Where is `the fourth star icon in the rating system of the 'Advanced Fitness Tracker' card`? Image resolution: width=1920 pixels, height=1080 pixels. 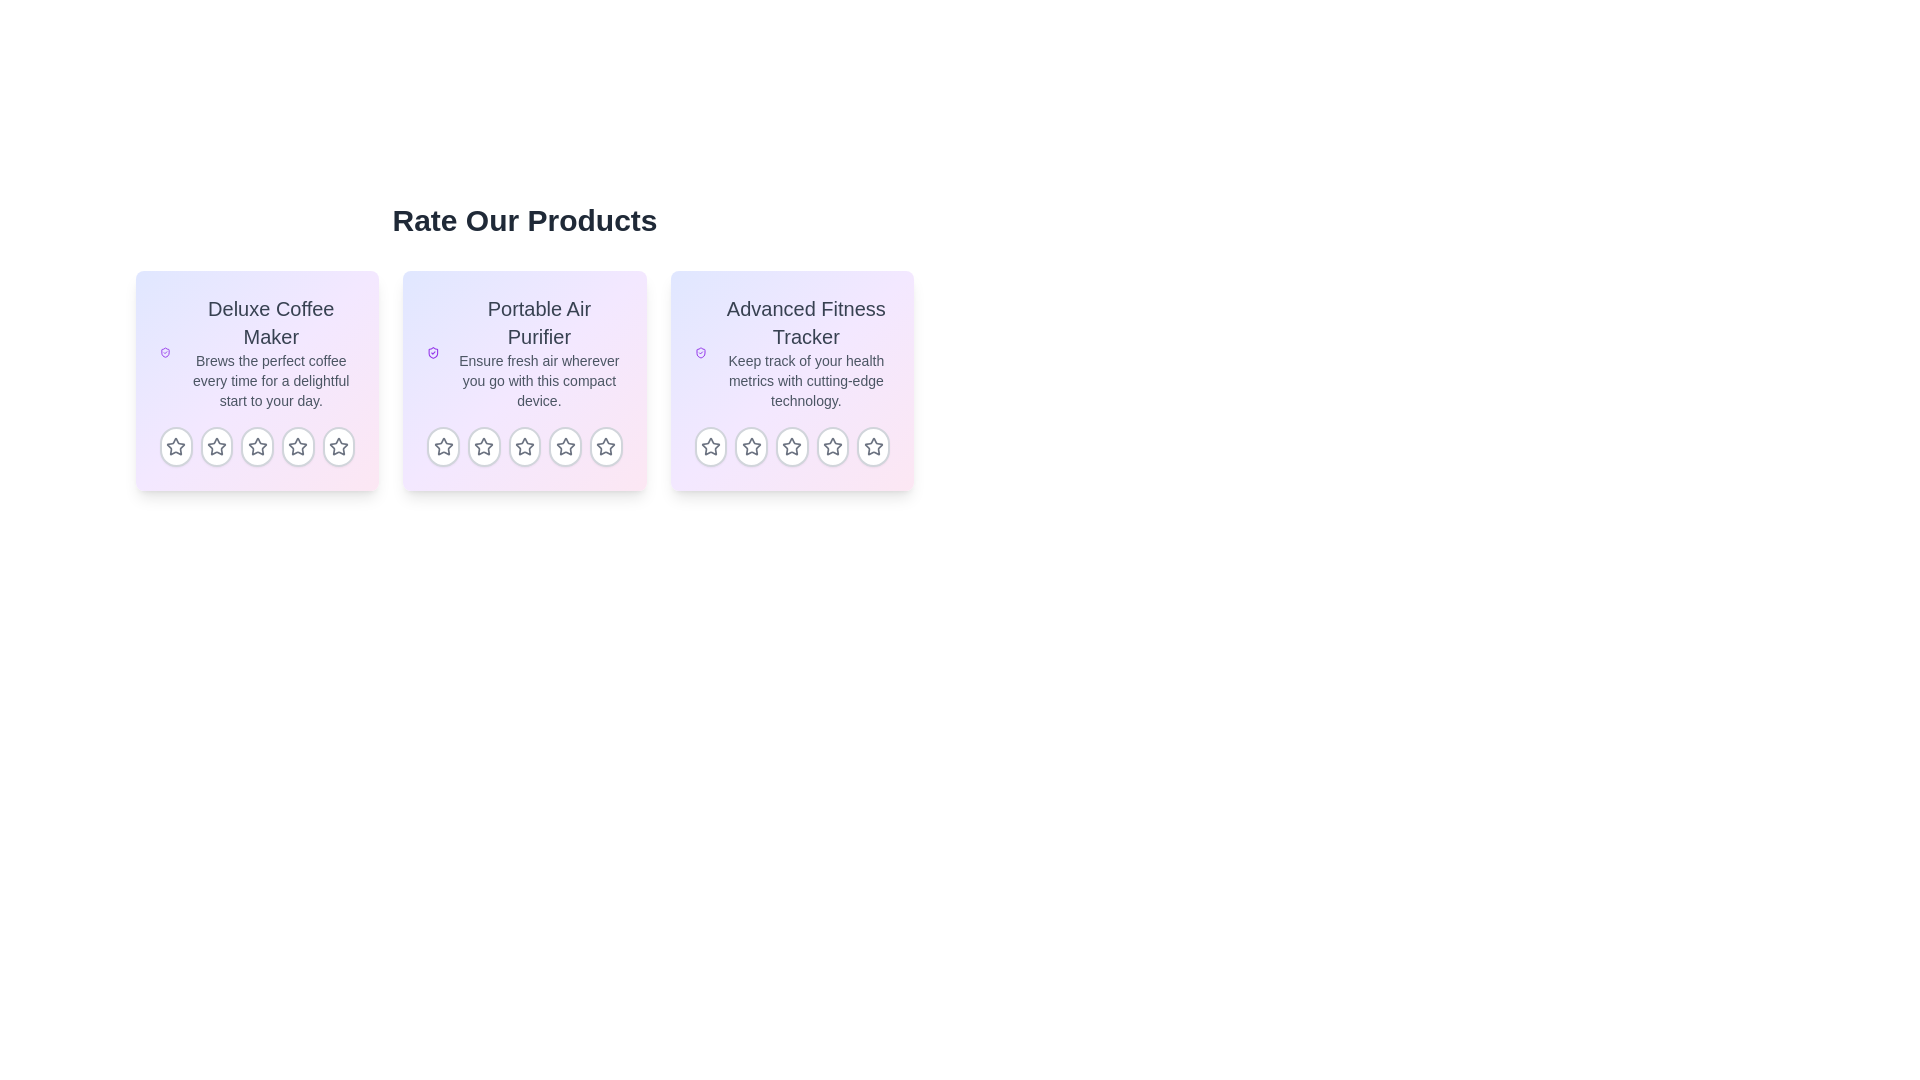 the fourth star icon in the rating system of the 'Advanced Fitness Tracker' card is located at coordinates (791, 445).